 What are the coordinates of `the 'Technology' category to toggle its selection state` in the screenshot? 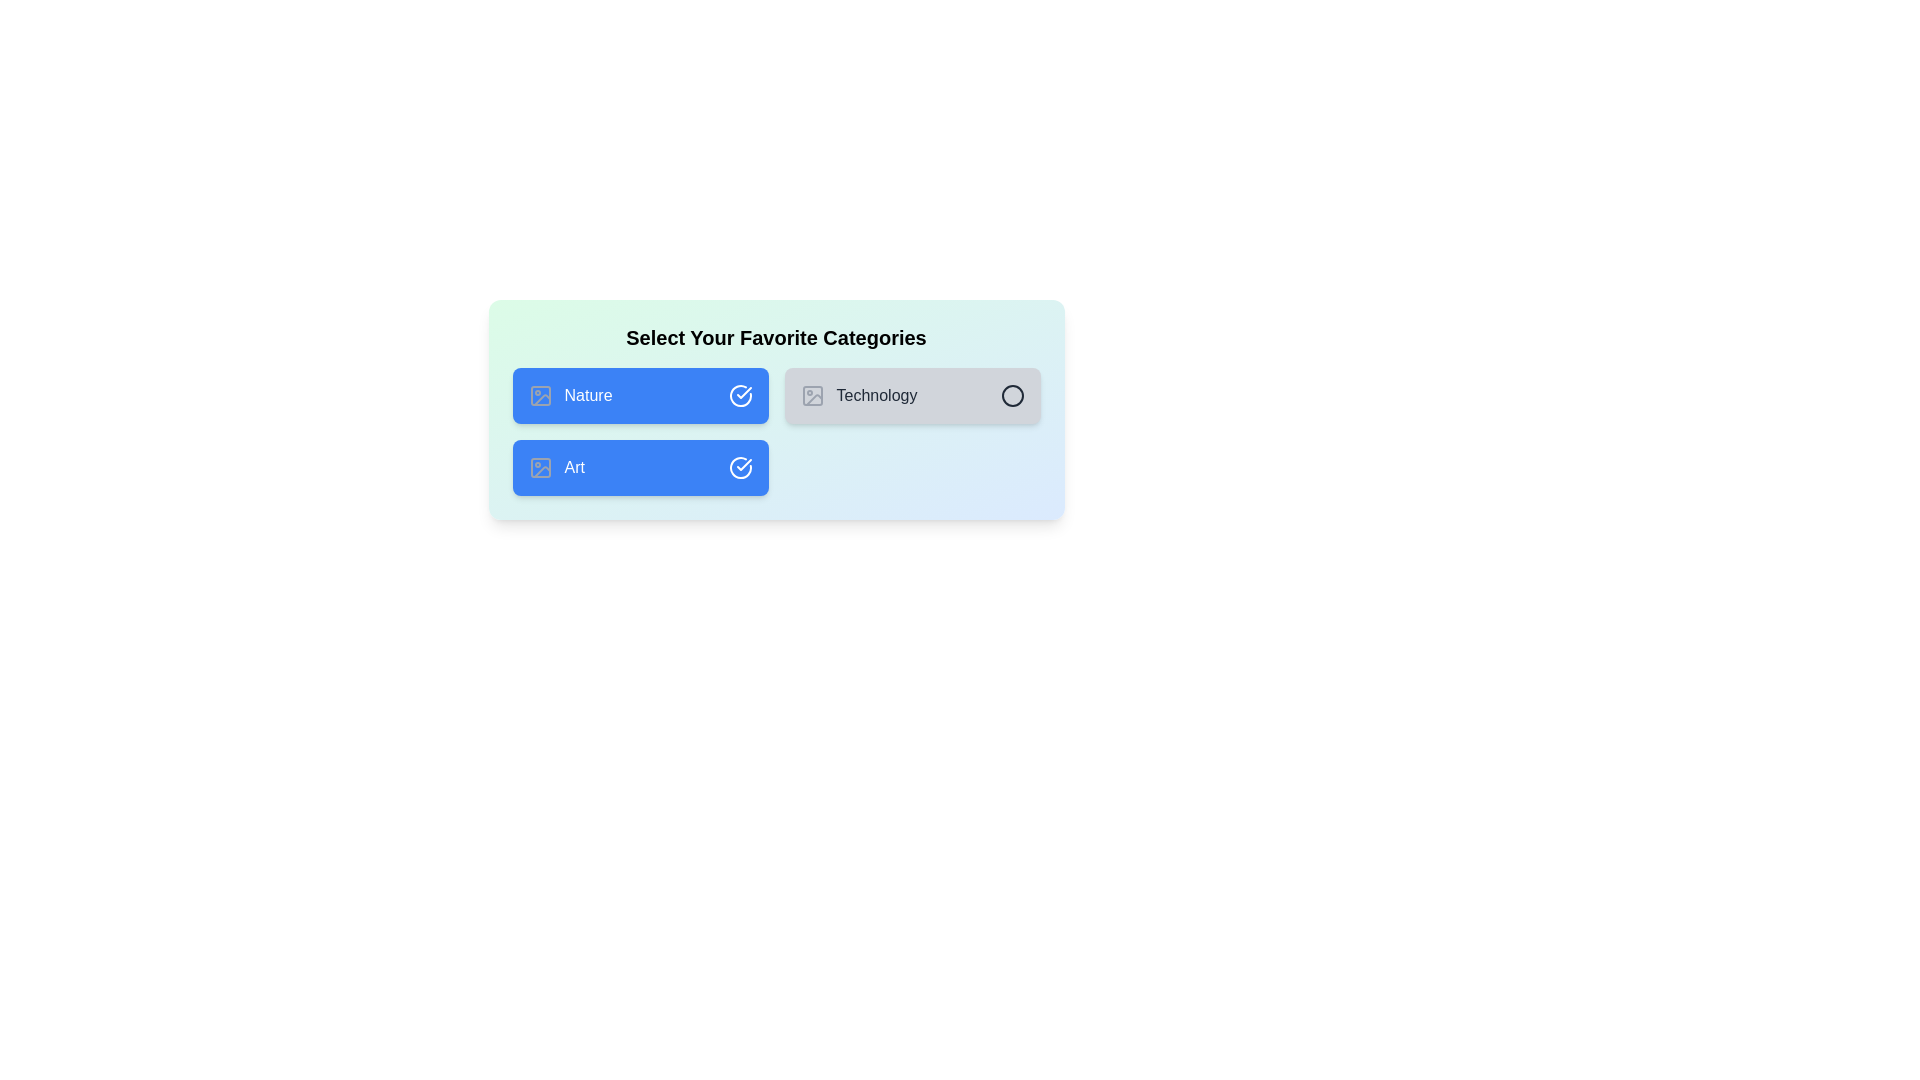 It's located at (911, 396).